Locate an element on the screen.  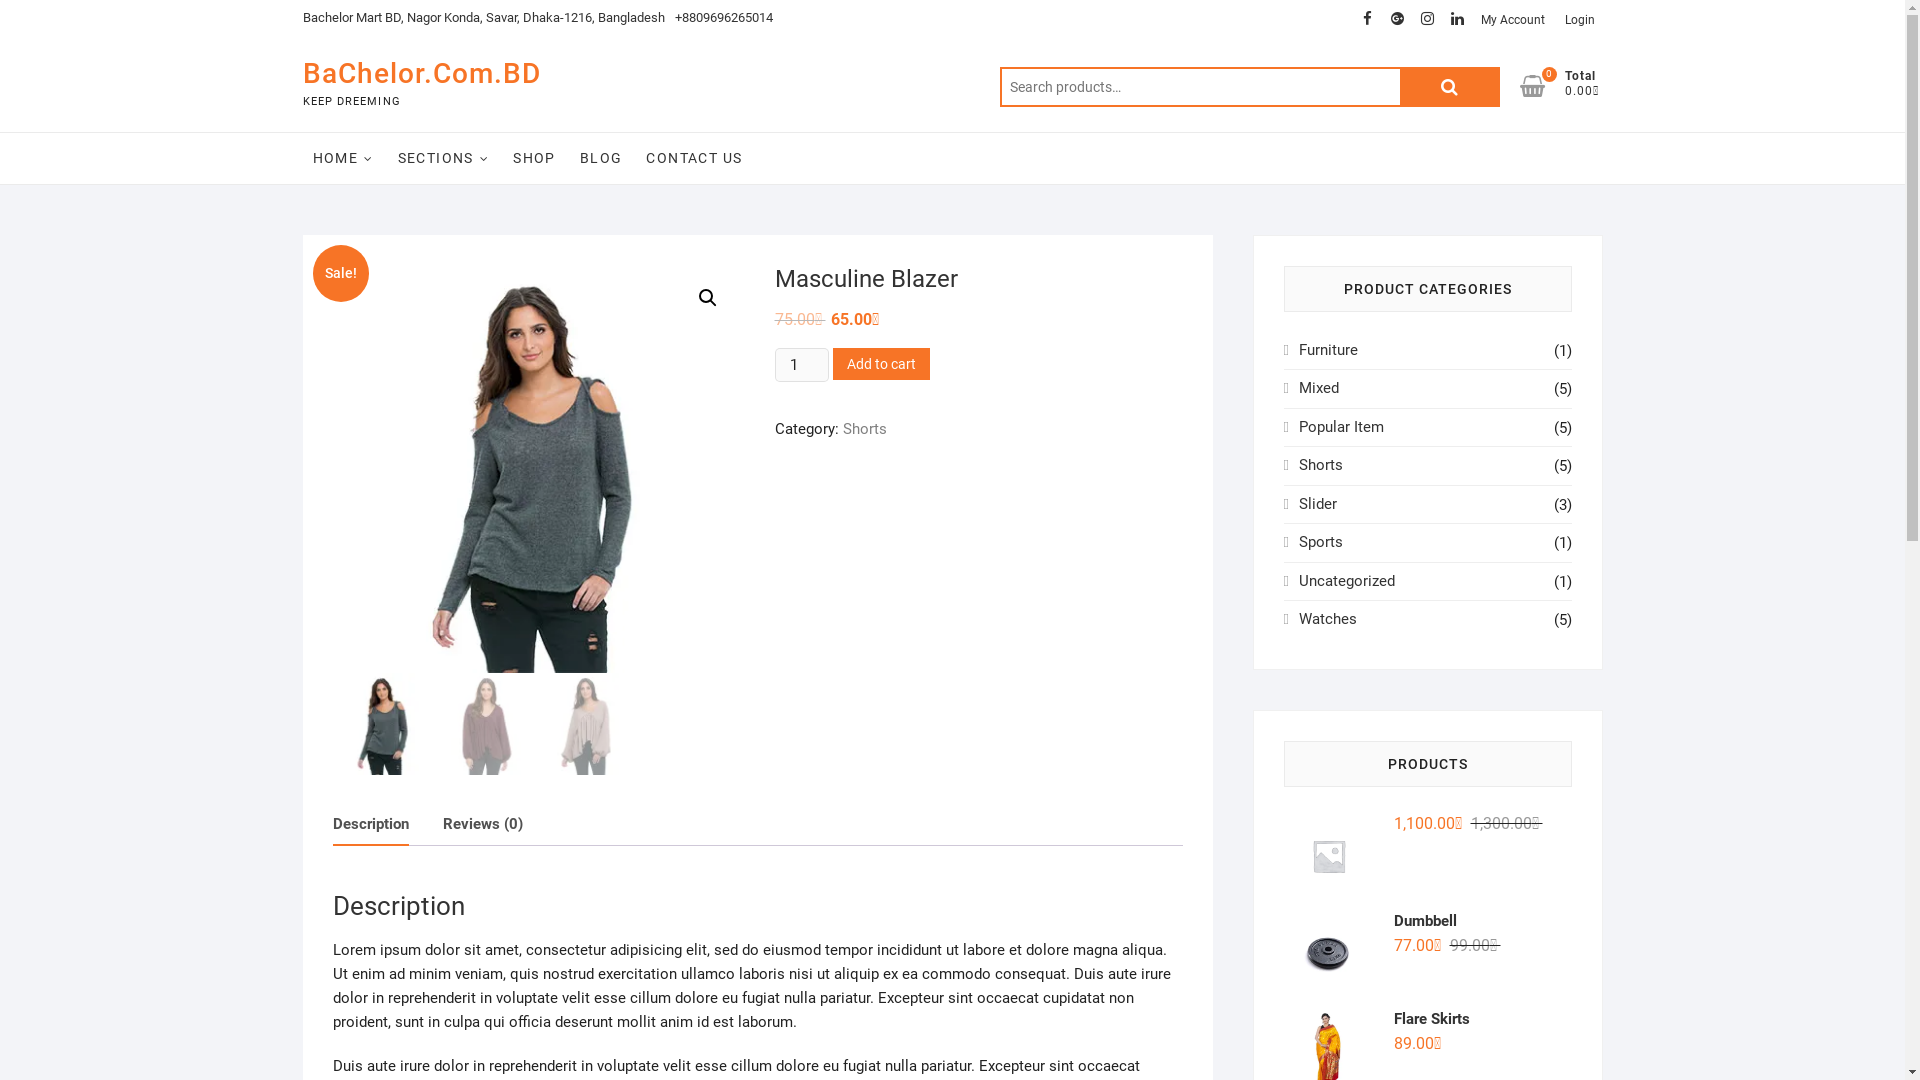
'BaChelor.Com.BD' is located at coordinates (420, 72).